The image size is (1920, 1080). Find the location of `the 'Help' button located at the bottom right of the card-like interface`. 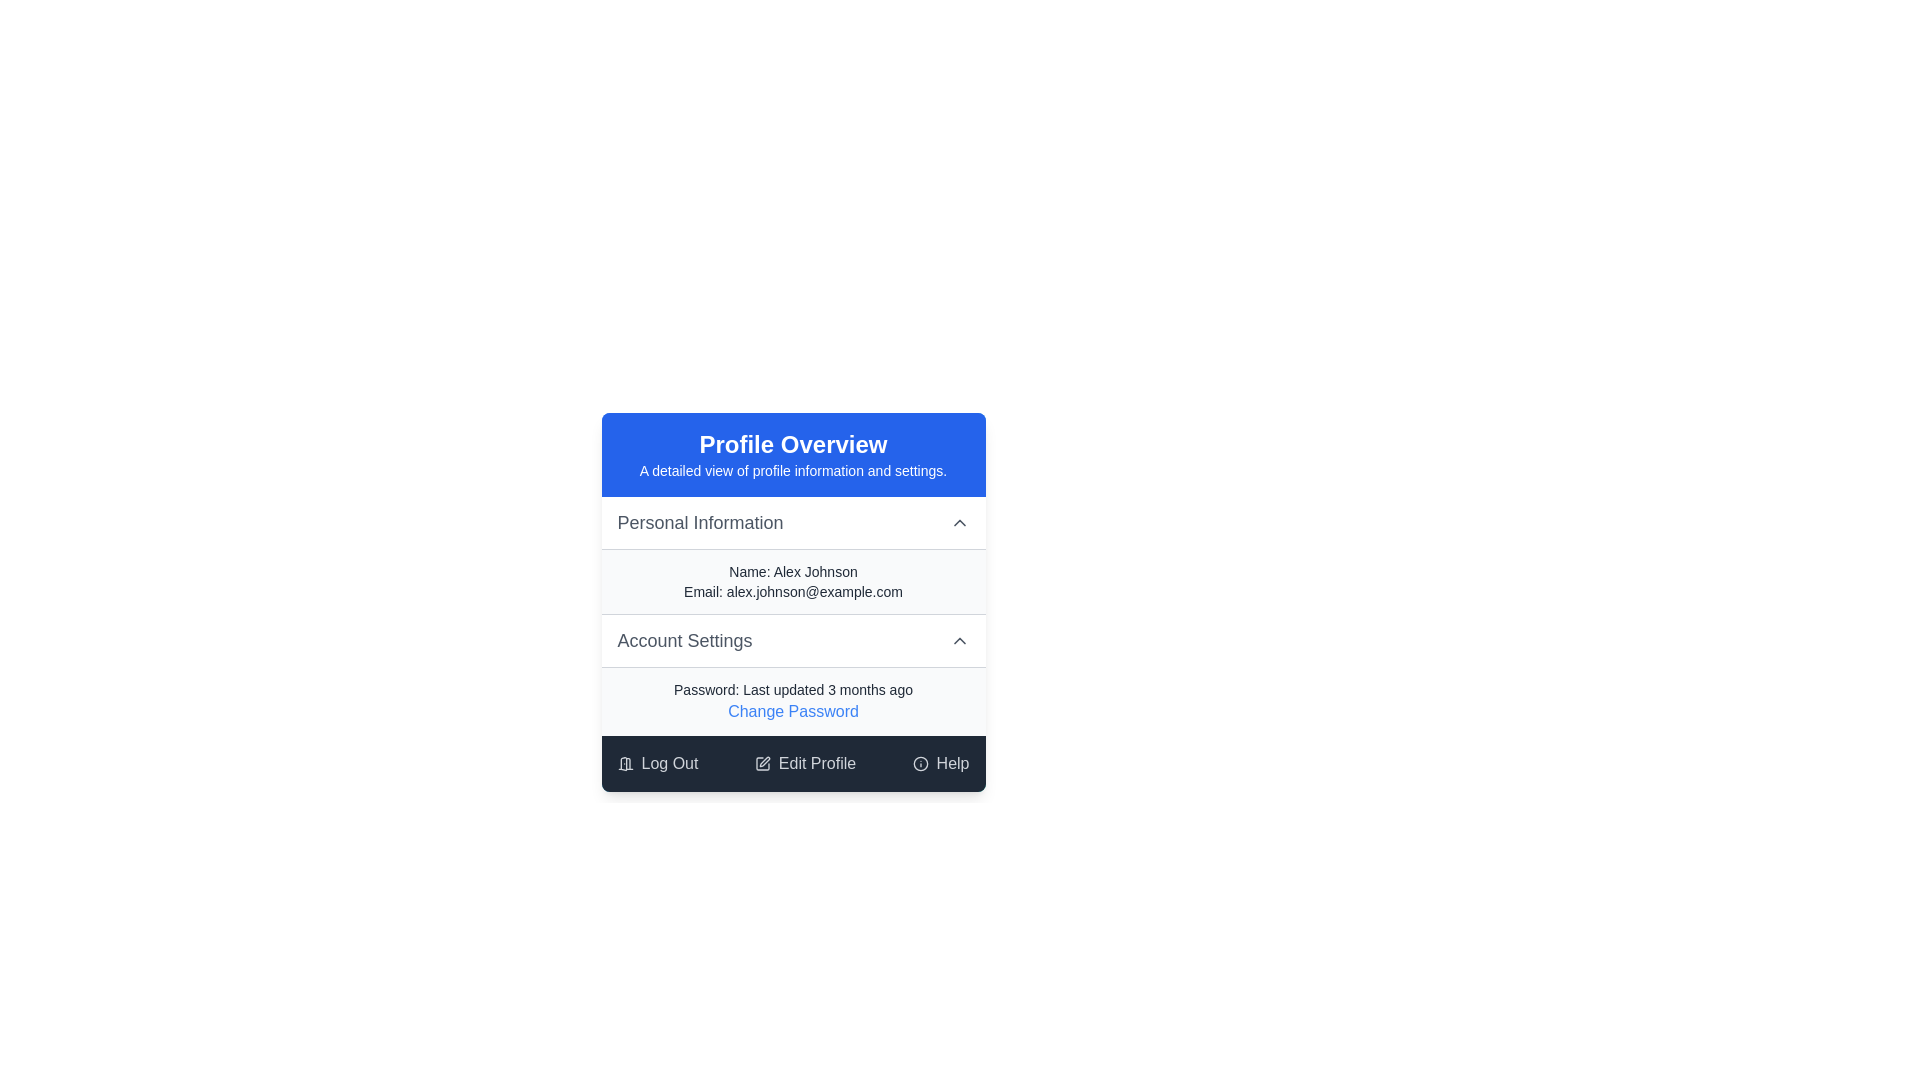

the 'Help' button located at the bottom right of the card-like interface is located at coordinates (939, 763).